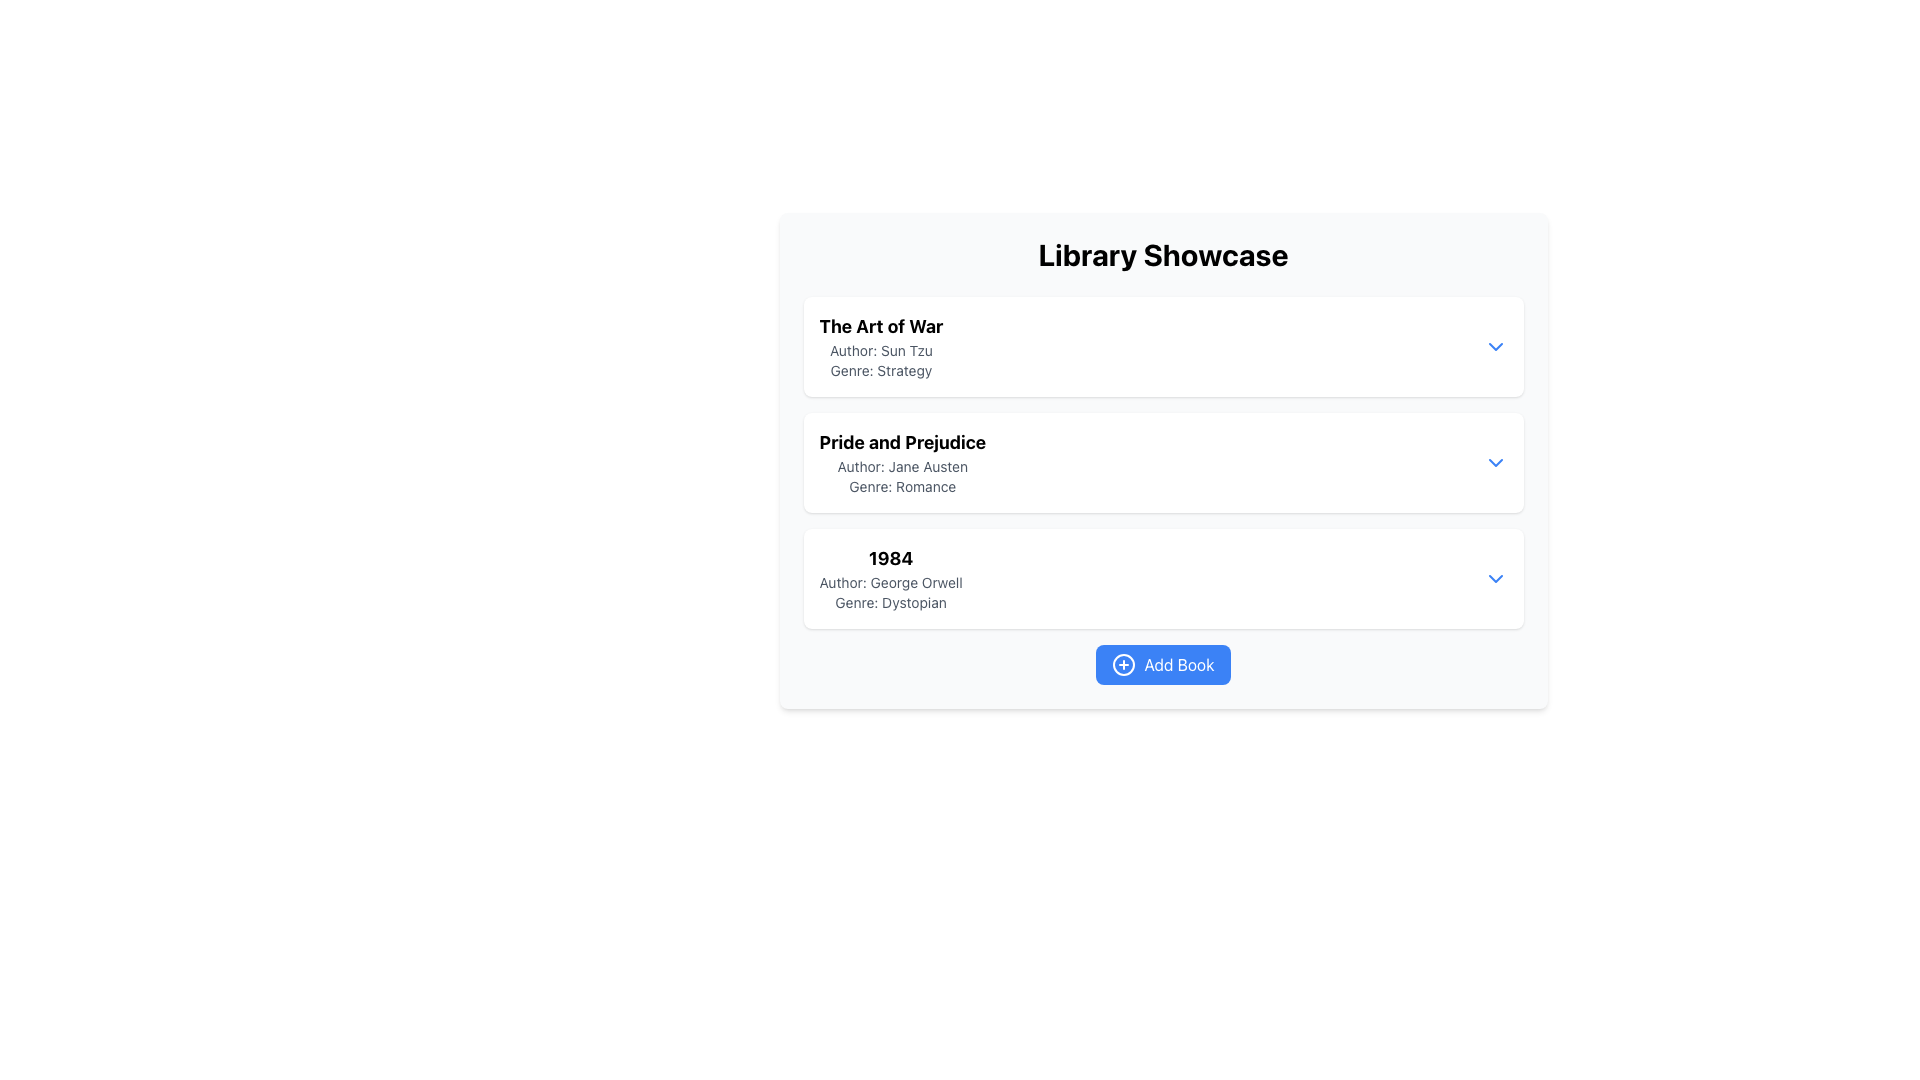  I want to click on the text element displaying '1984' in bold and large font located in the middle-right section of the interface, so click(890, 559).